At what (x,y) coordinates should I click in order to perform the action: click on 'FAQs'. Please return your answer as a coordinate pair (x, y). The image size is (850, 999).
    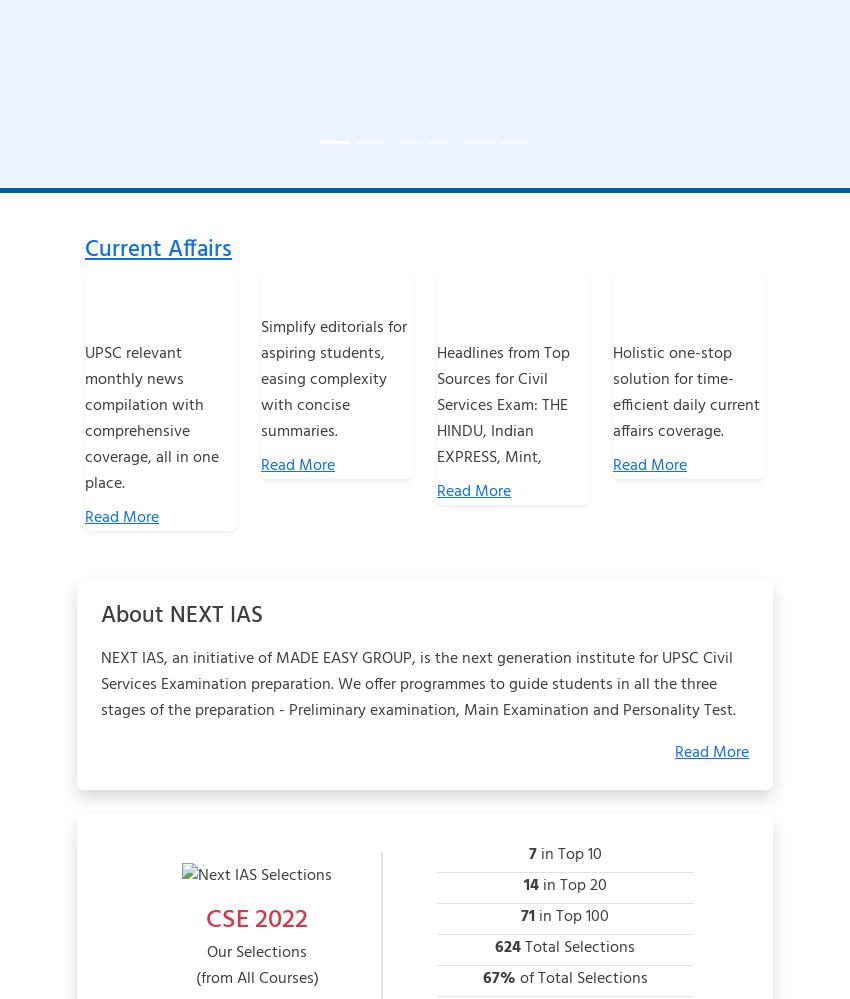
    Looking at the image, I should click on (333, 940).